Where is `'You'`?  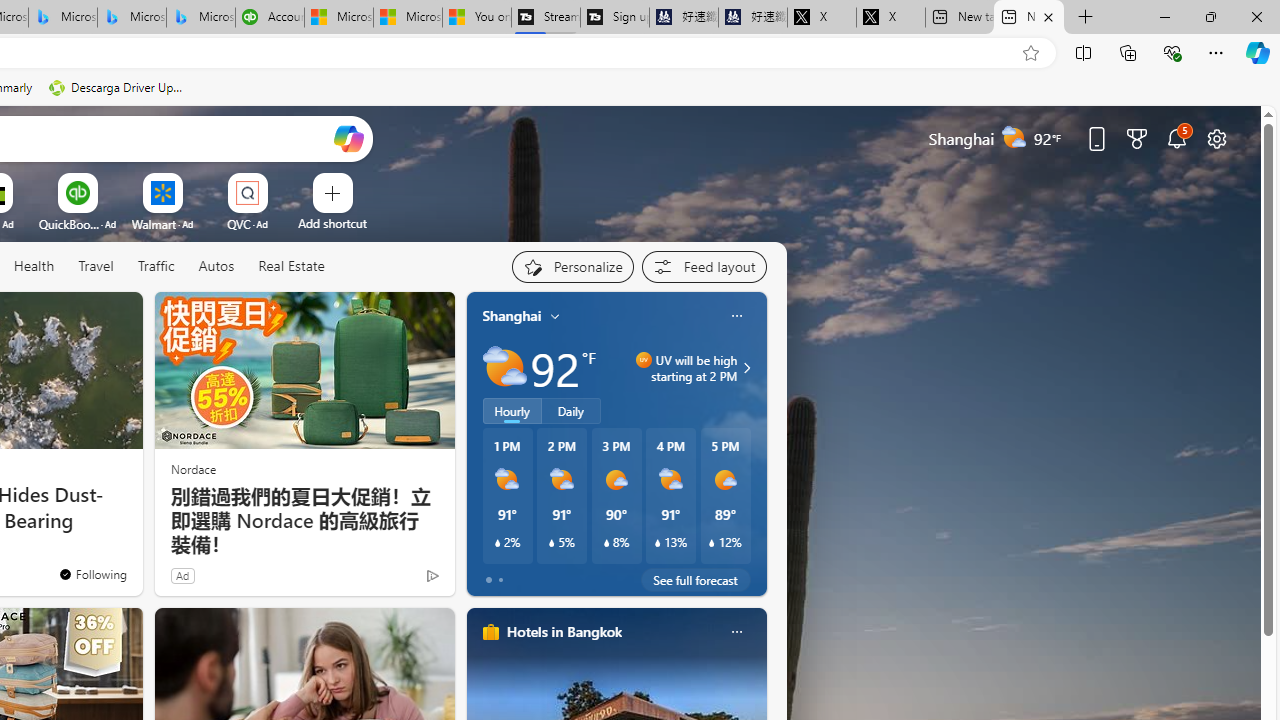
'You' is located at coordinates (91, 573).